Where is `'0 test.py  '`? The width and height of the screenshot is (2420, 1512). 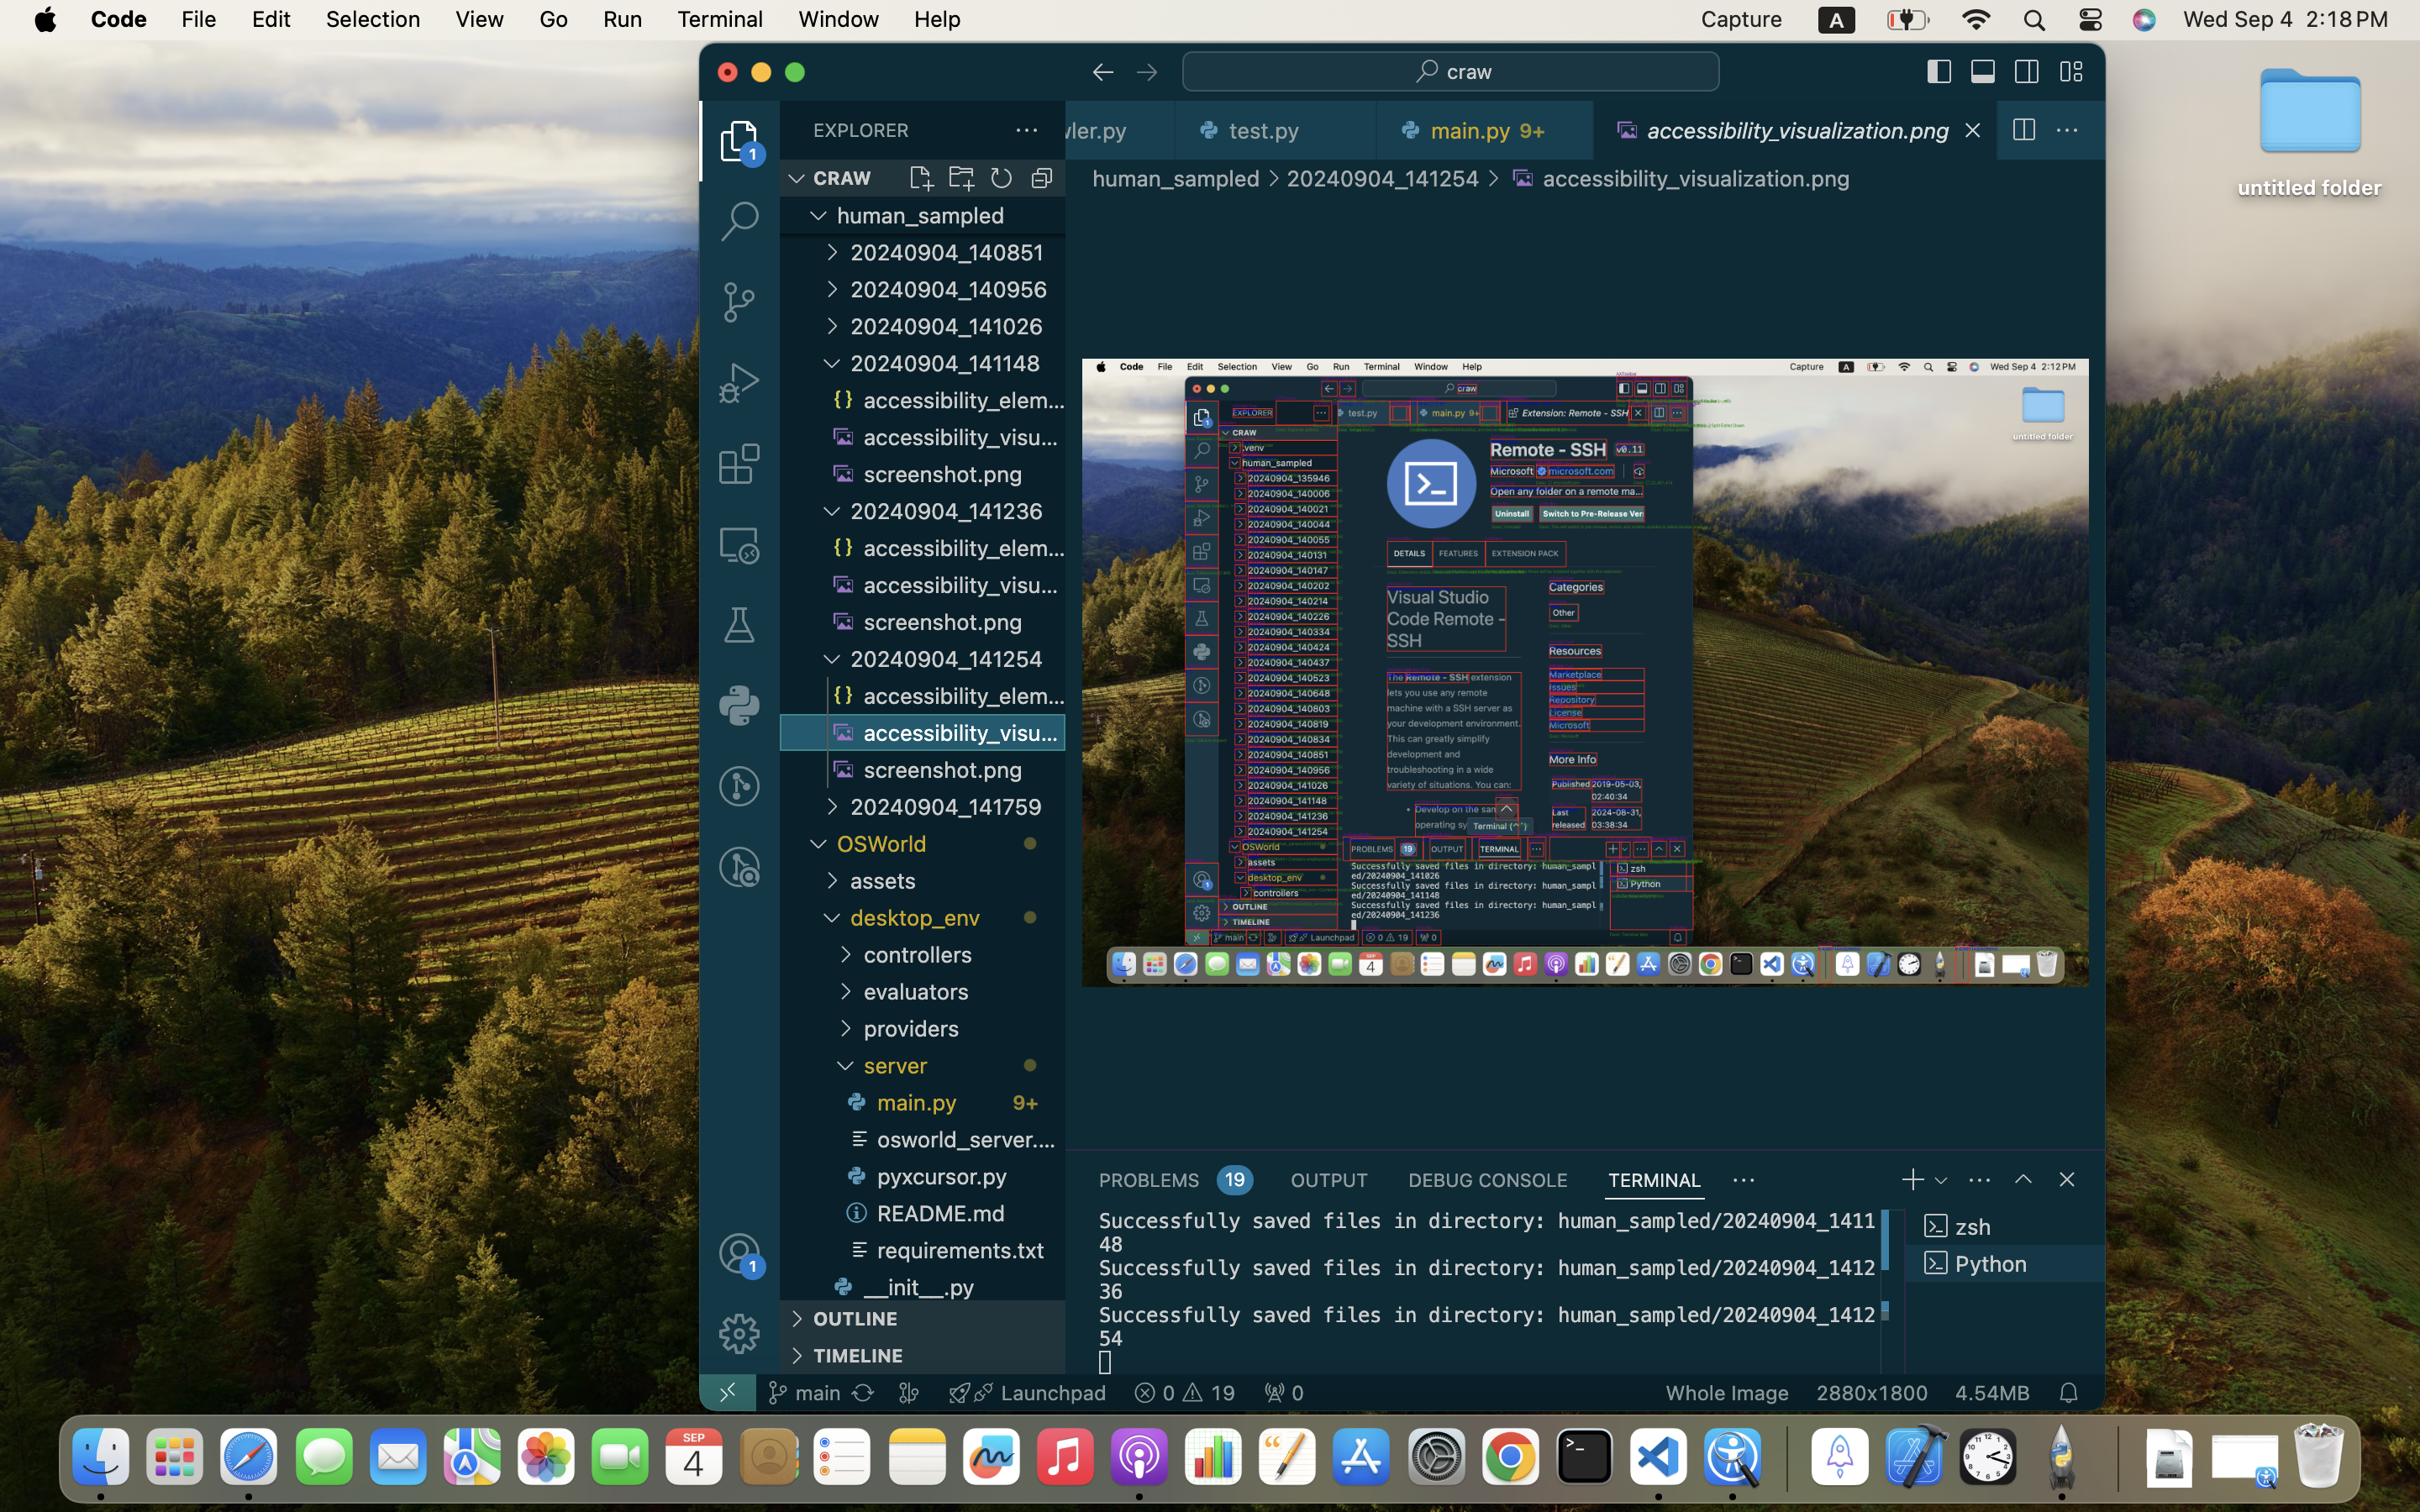 '0 test.py  ' is located at coordinates (1276, 129).